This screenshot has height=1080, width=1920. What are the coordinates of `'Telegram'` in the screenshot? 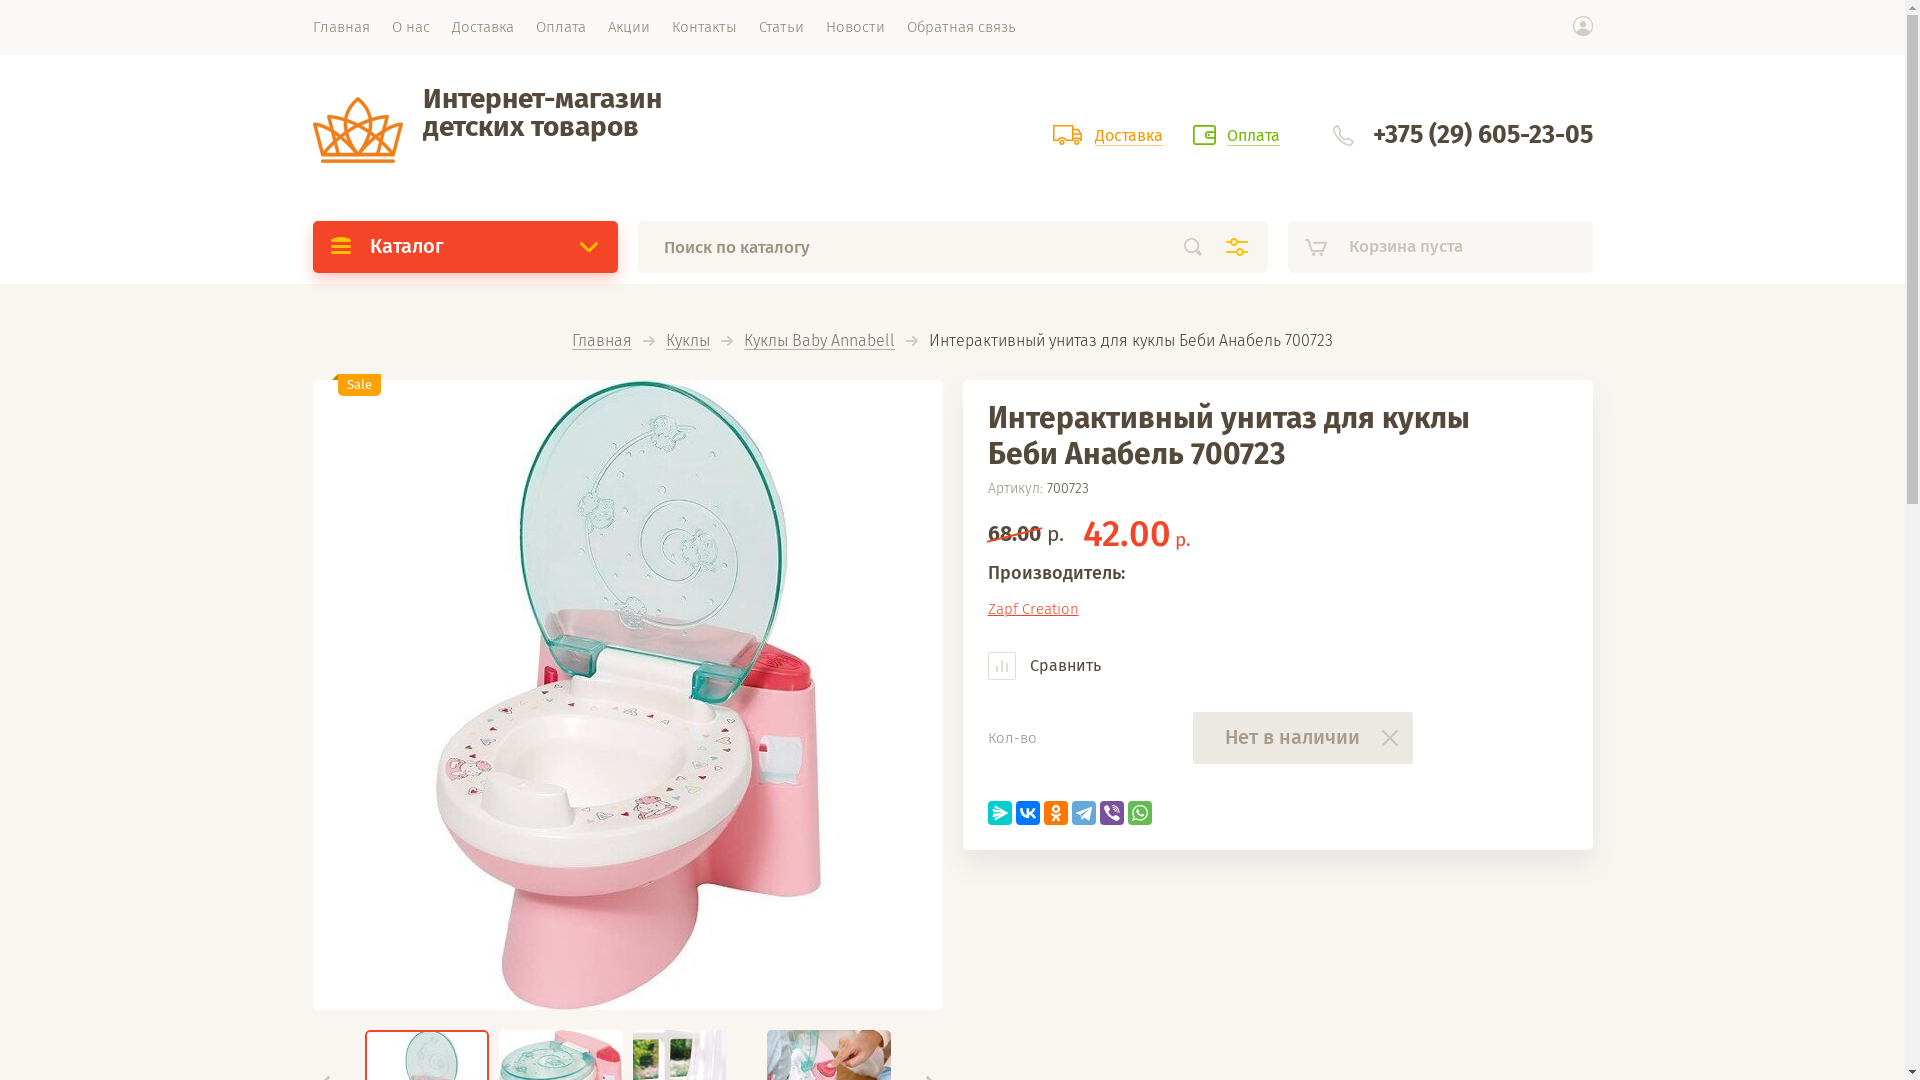 It's located at (1083, 813).